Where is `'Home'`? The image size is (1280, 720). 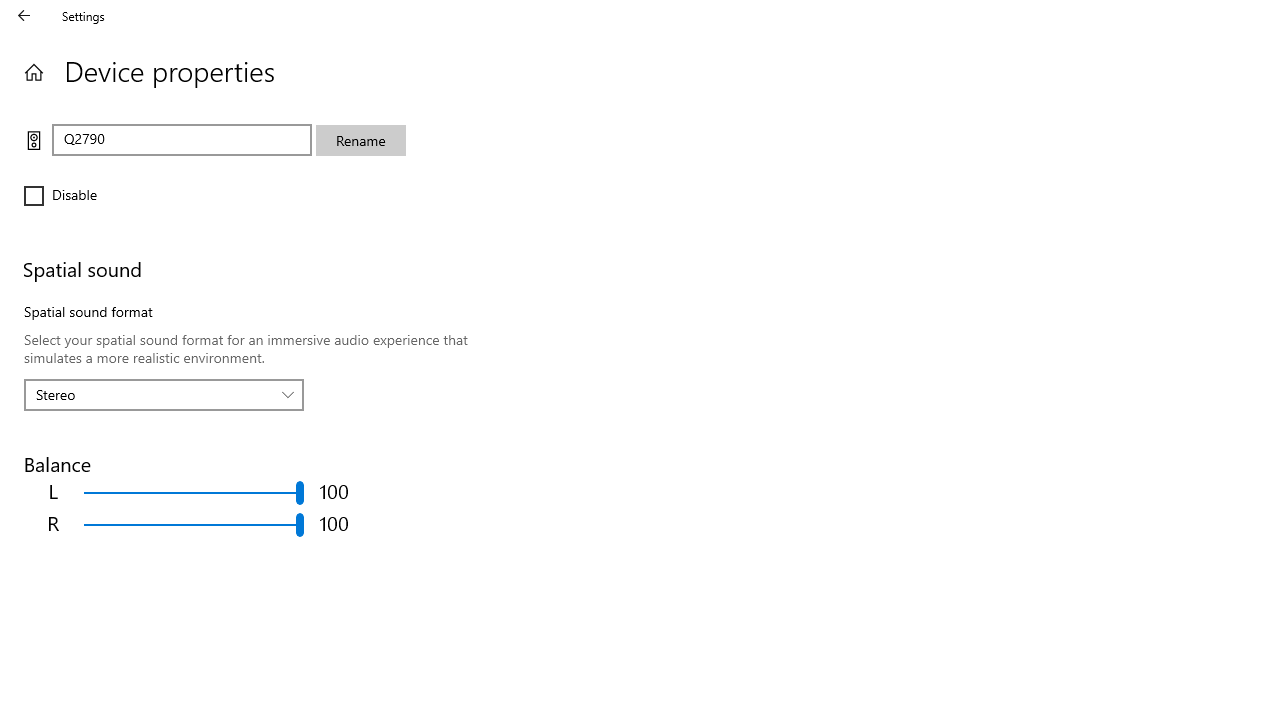
'Home' is located at coordinates (33, 71).